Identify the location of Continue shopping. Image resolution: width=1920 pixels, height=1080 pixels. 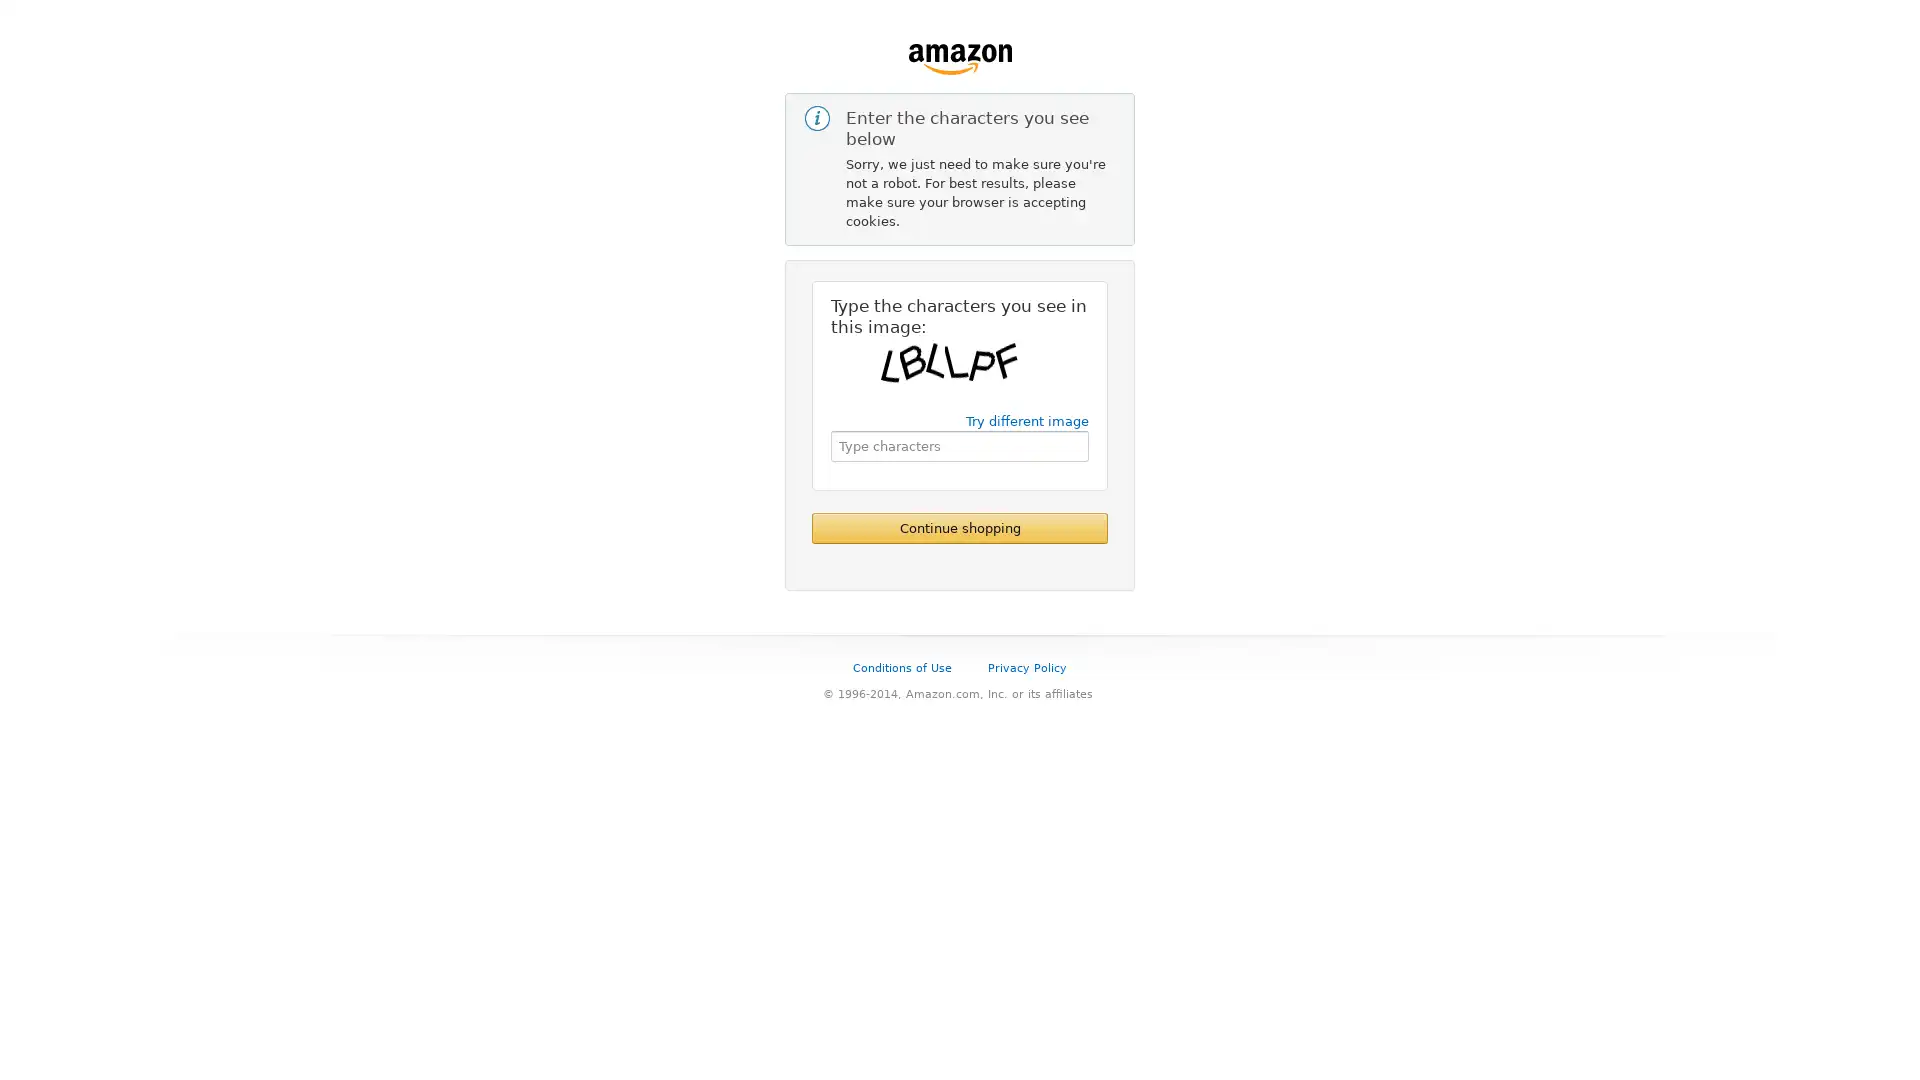
(960, 527).